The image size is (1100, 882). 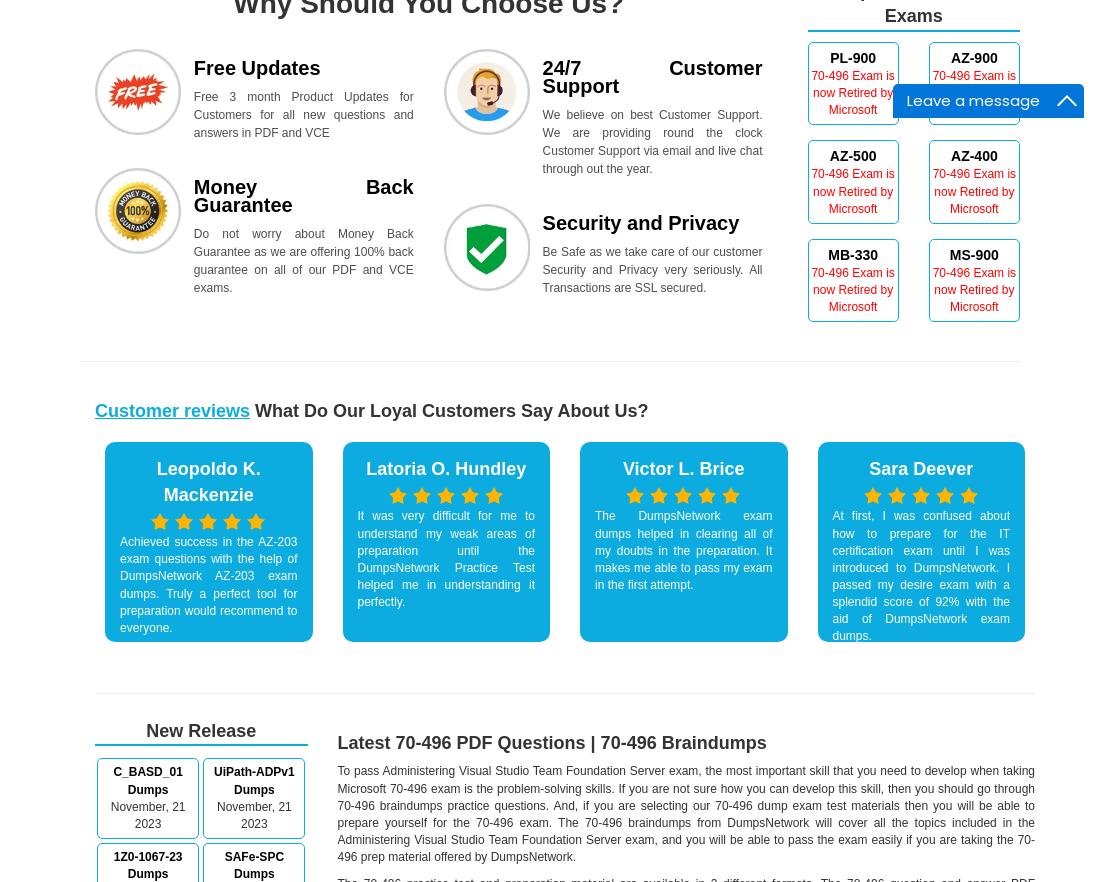 What do you see at coordinates (973, 55) in the screenshot?
I see `'AZ-900'` at bounding box center [973, 55].